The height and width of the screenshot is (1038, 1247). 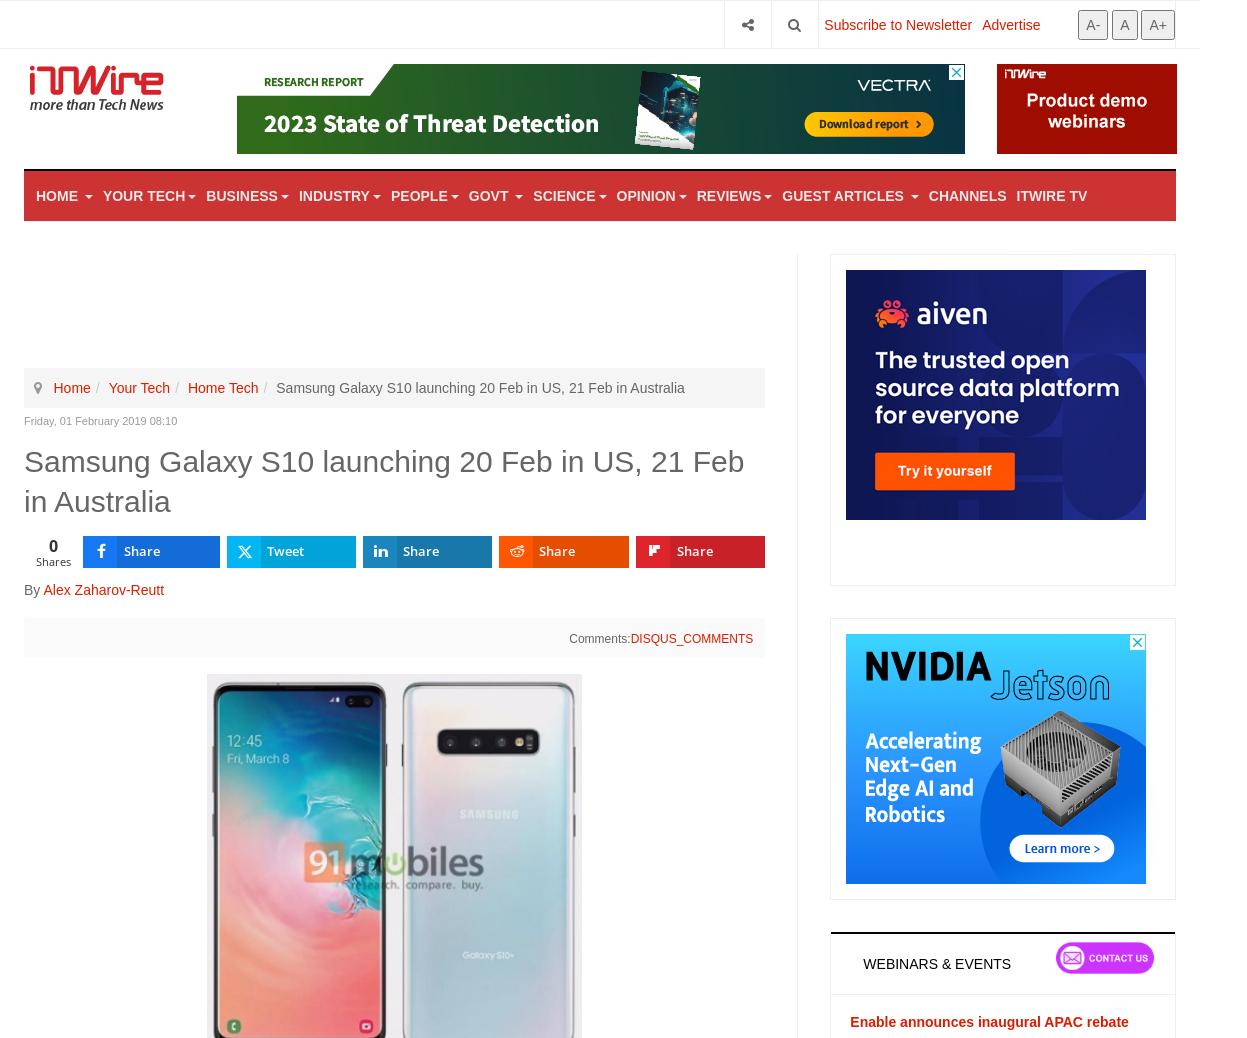 I want to click on '0', so click(x=52, y=543).